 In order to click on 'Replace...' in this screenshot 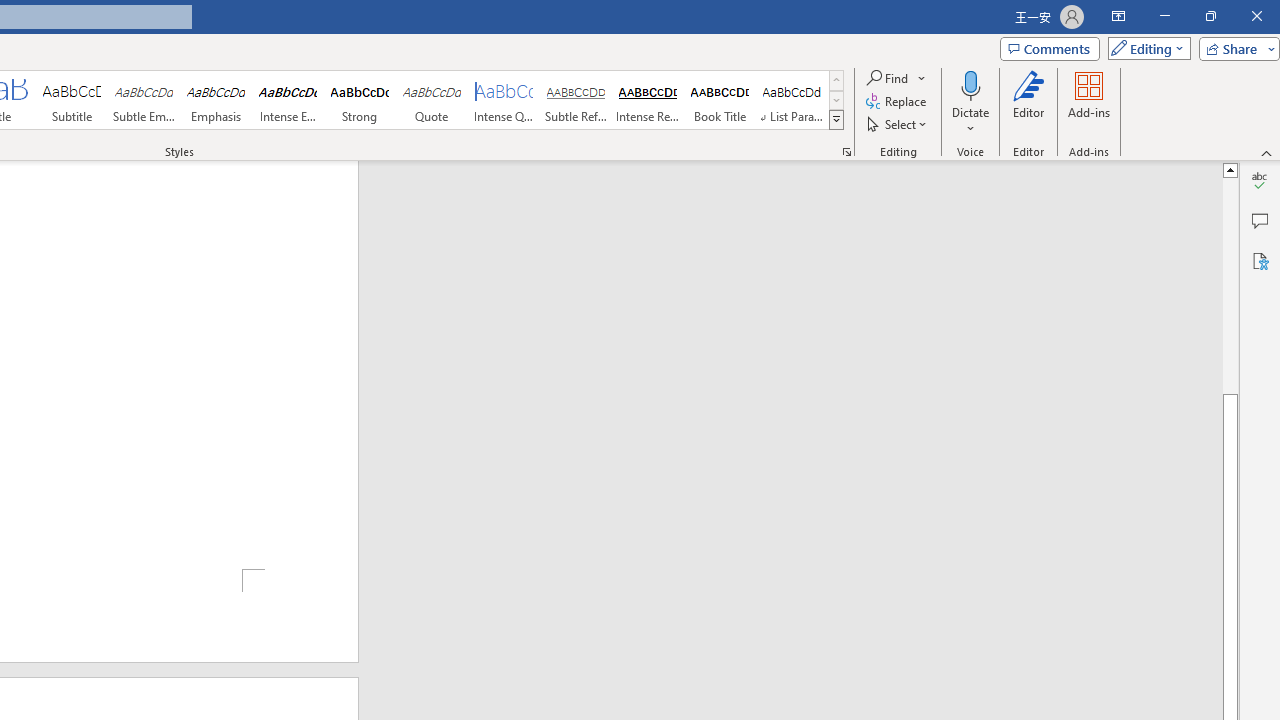, I will do `click(896, 101)`.